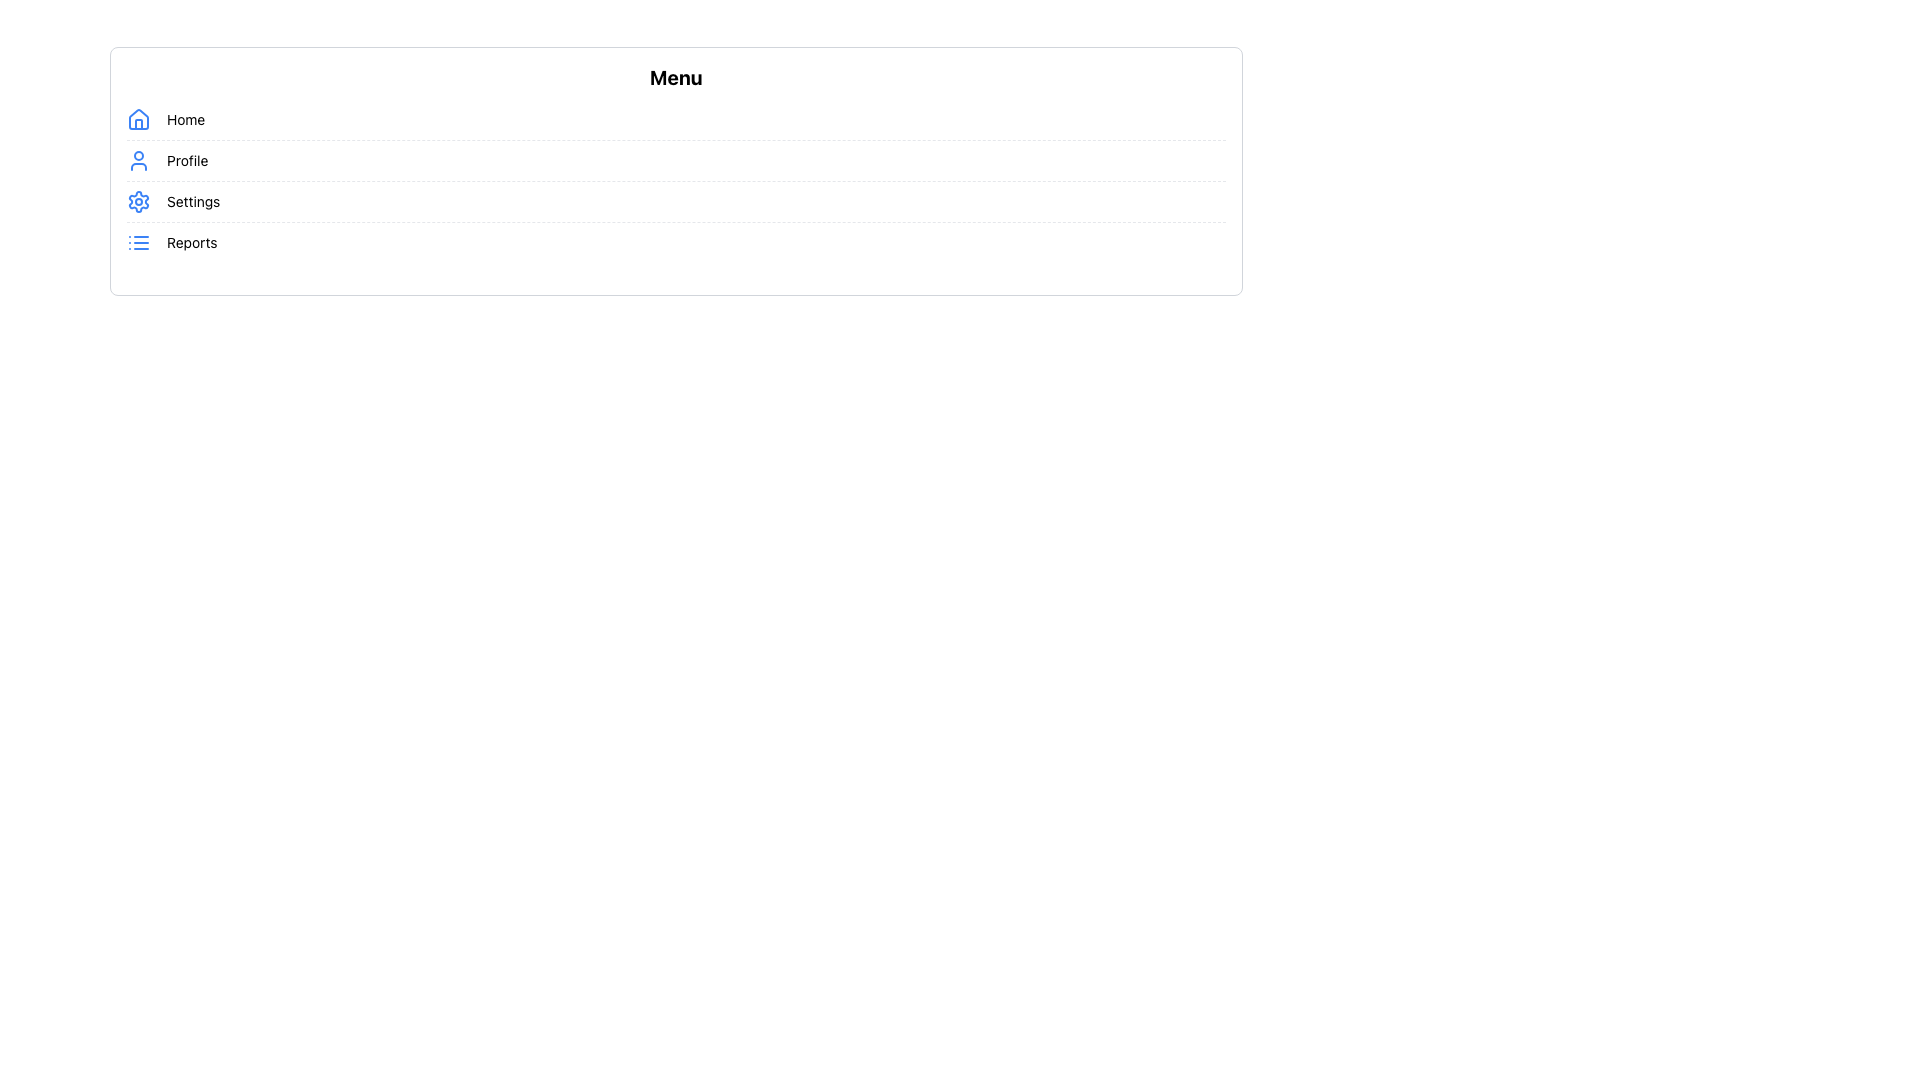 Image resolution: width=1920 pixels, height=1080 pixels. What do you see at coordinates (138, 242) in the screenshot?
I see `the small blue icon with a list-style design featuring three horizontal lines and dots, which is located to the left of the 'Reports' text in the navigation menu` at bounding box center [138, 242].